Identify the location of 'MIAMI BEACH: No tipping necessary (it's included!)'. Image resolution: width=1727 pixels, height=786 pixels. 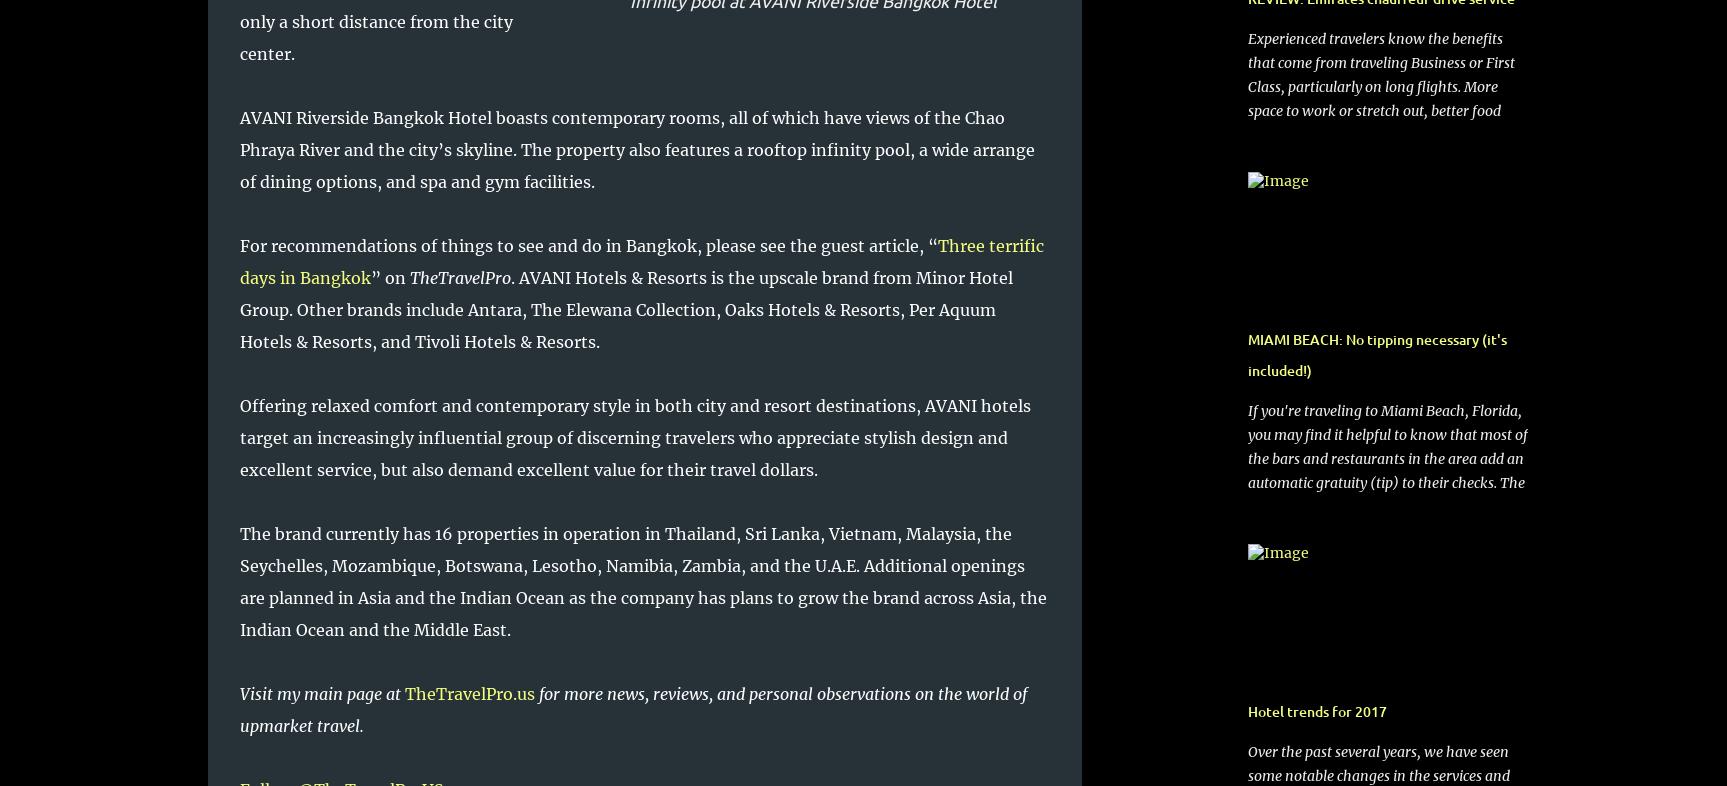
(1376, 355).